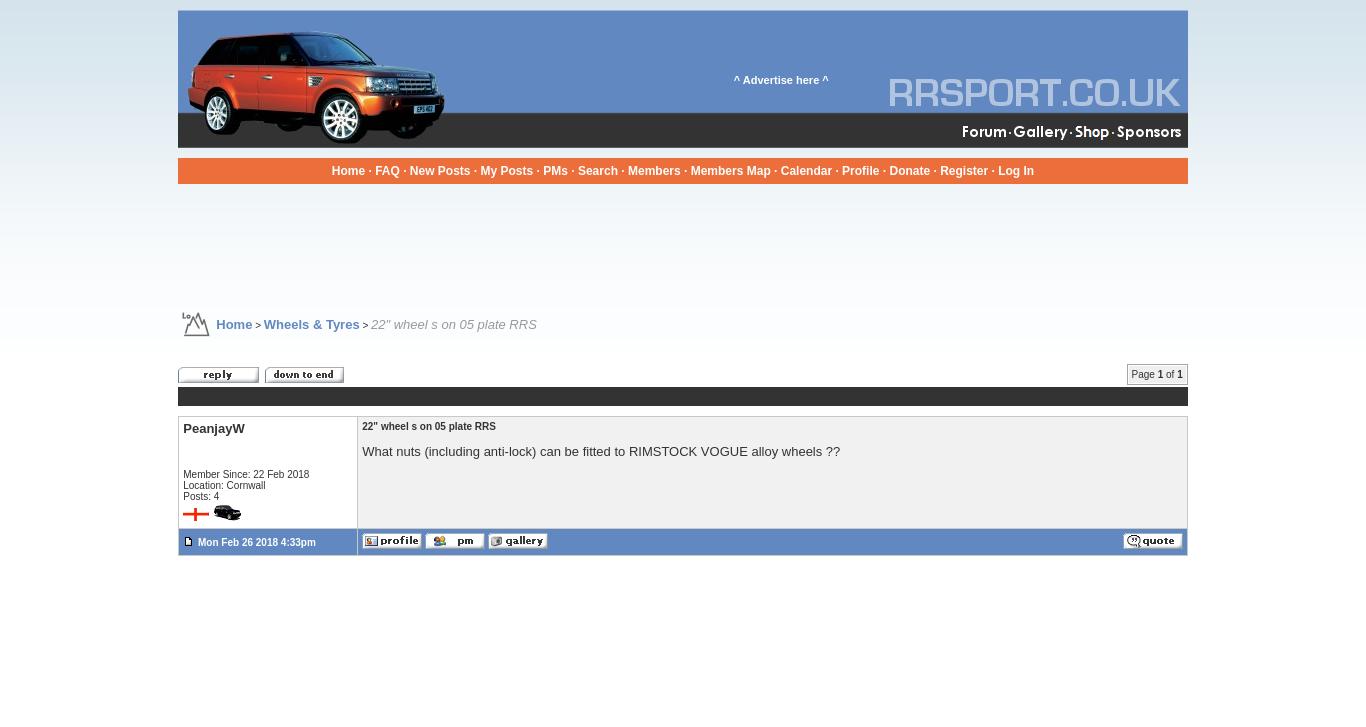 The height and width of the screenshot is (727, 1366). Describe the element at coordinates (199, 495) in the screenshot. I see `'Posts: 4'` at that location.